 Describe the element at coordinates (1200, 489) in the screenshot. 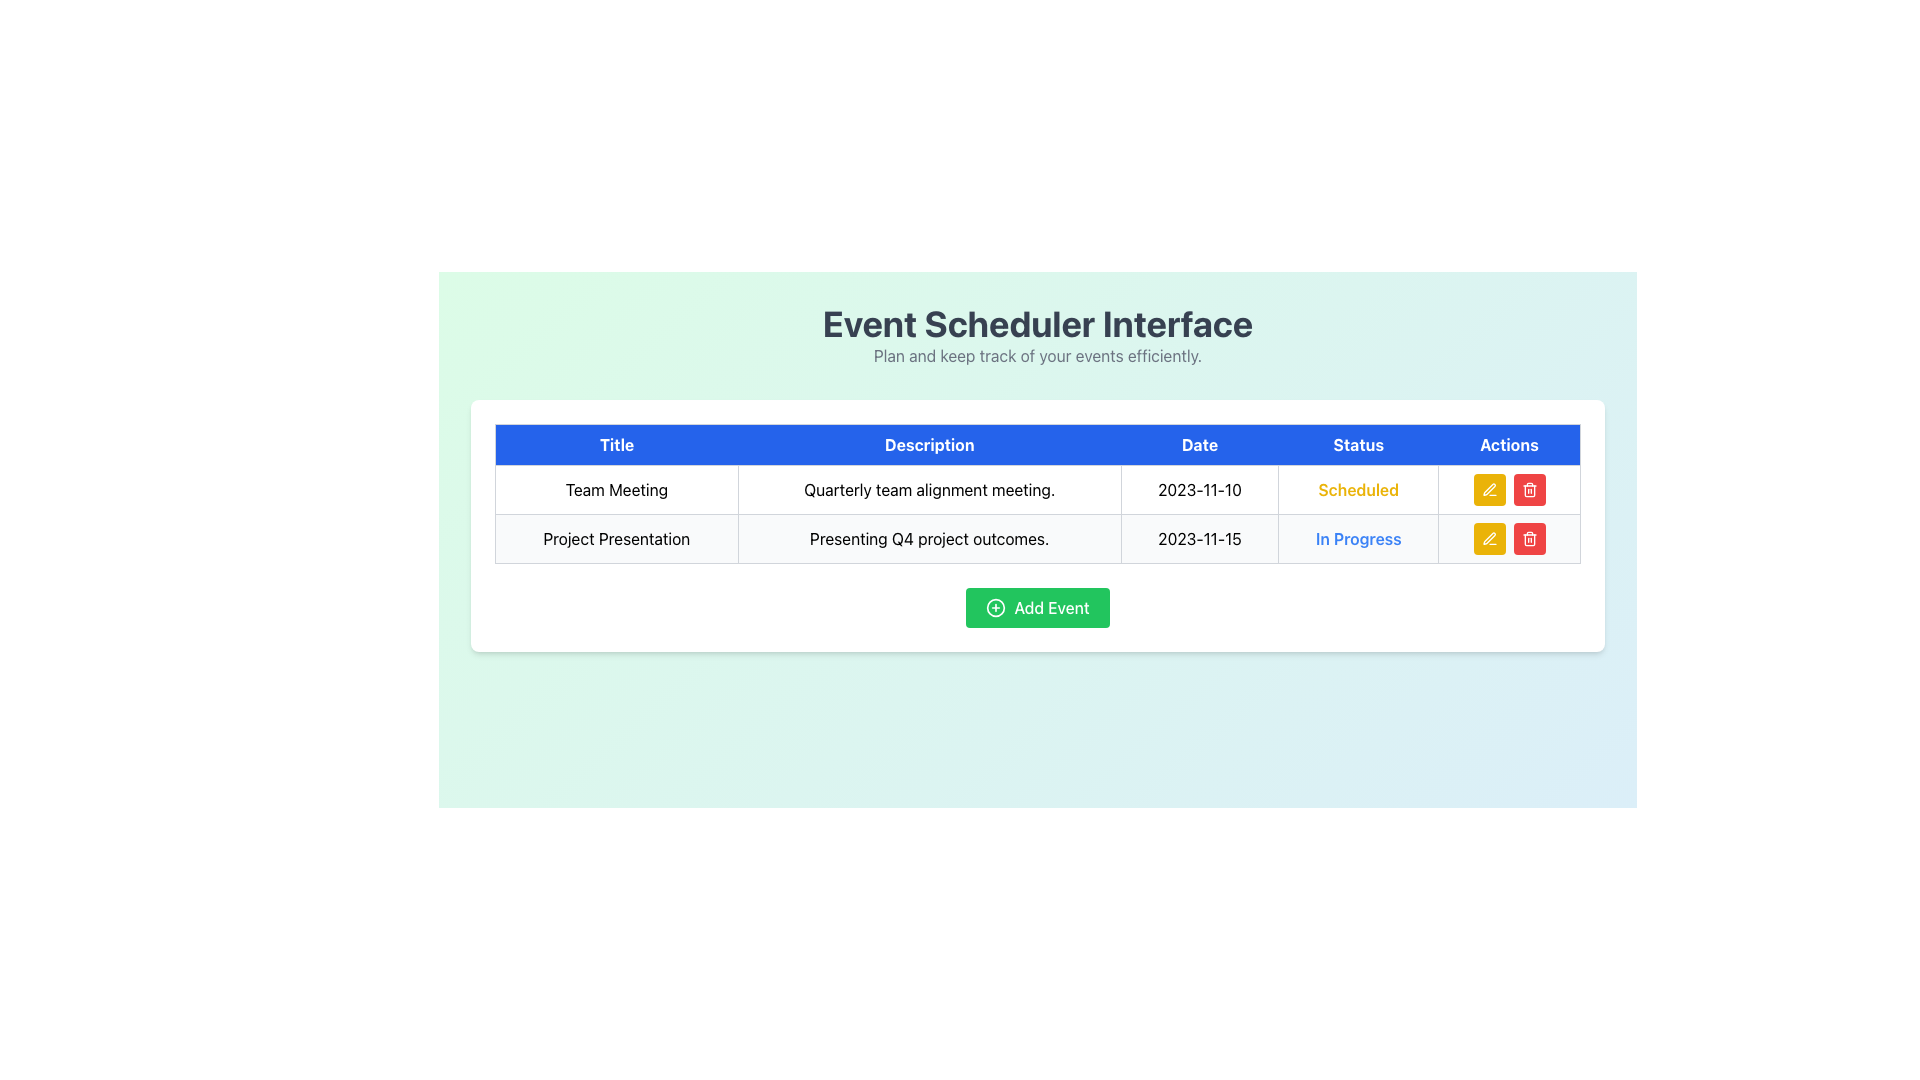

I see `the text label displaying the date '2023-11-10' in black text, which is located in the third column of the first row of a table under the 'Date' heading` at that location.